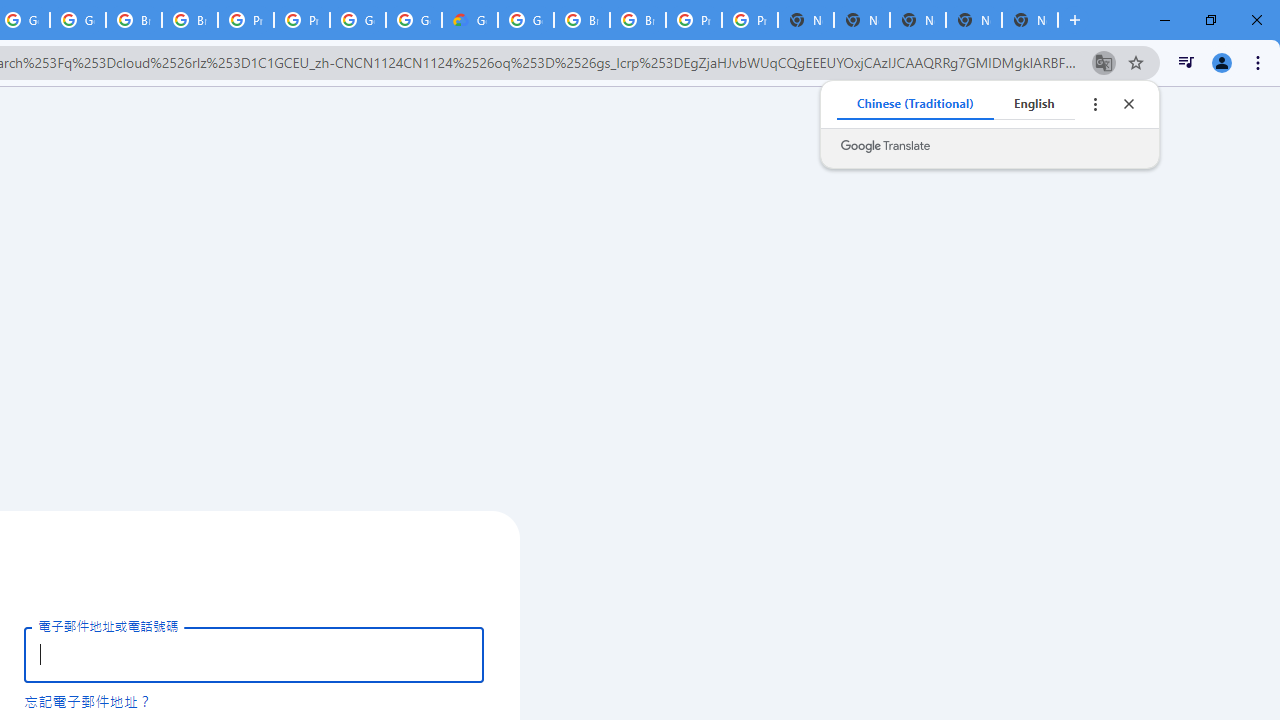 This screenshot has height=720, width=1280. What do you see at coordinates (468, 20) in the screenshot?
I see `'Google Cloud Estimate Summary'` at bounding box center [468, 20].